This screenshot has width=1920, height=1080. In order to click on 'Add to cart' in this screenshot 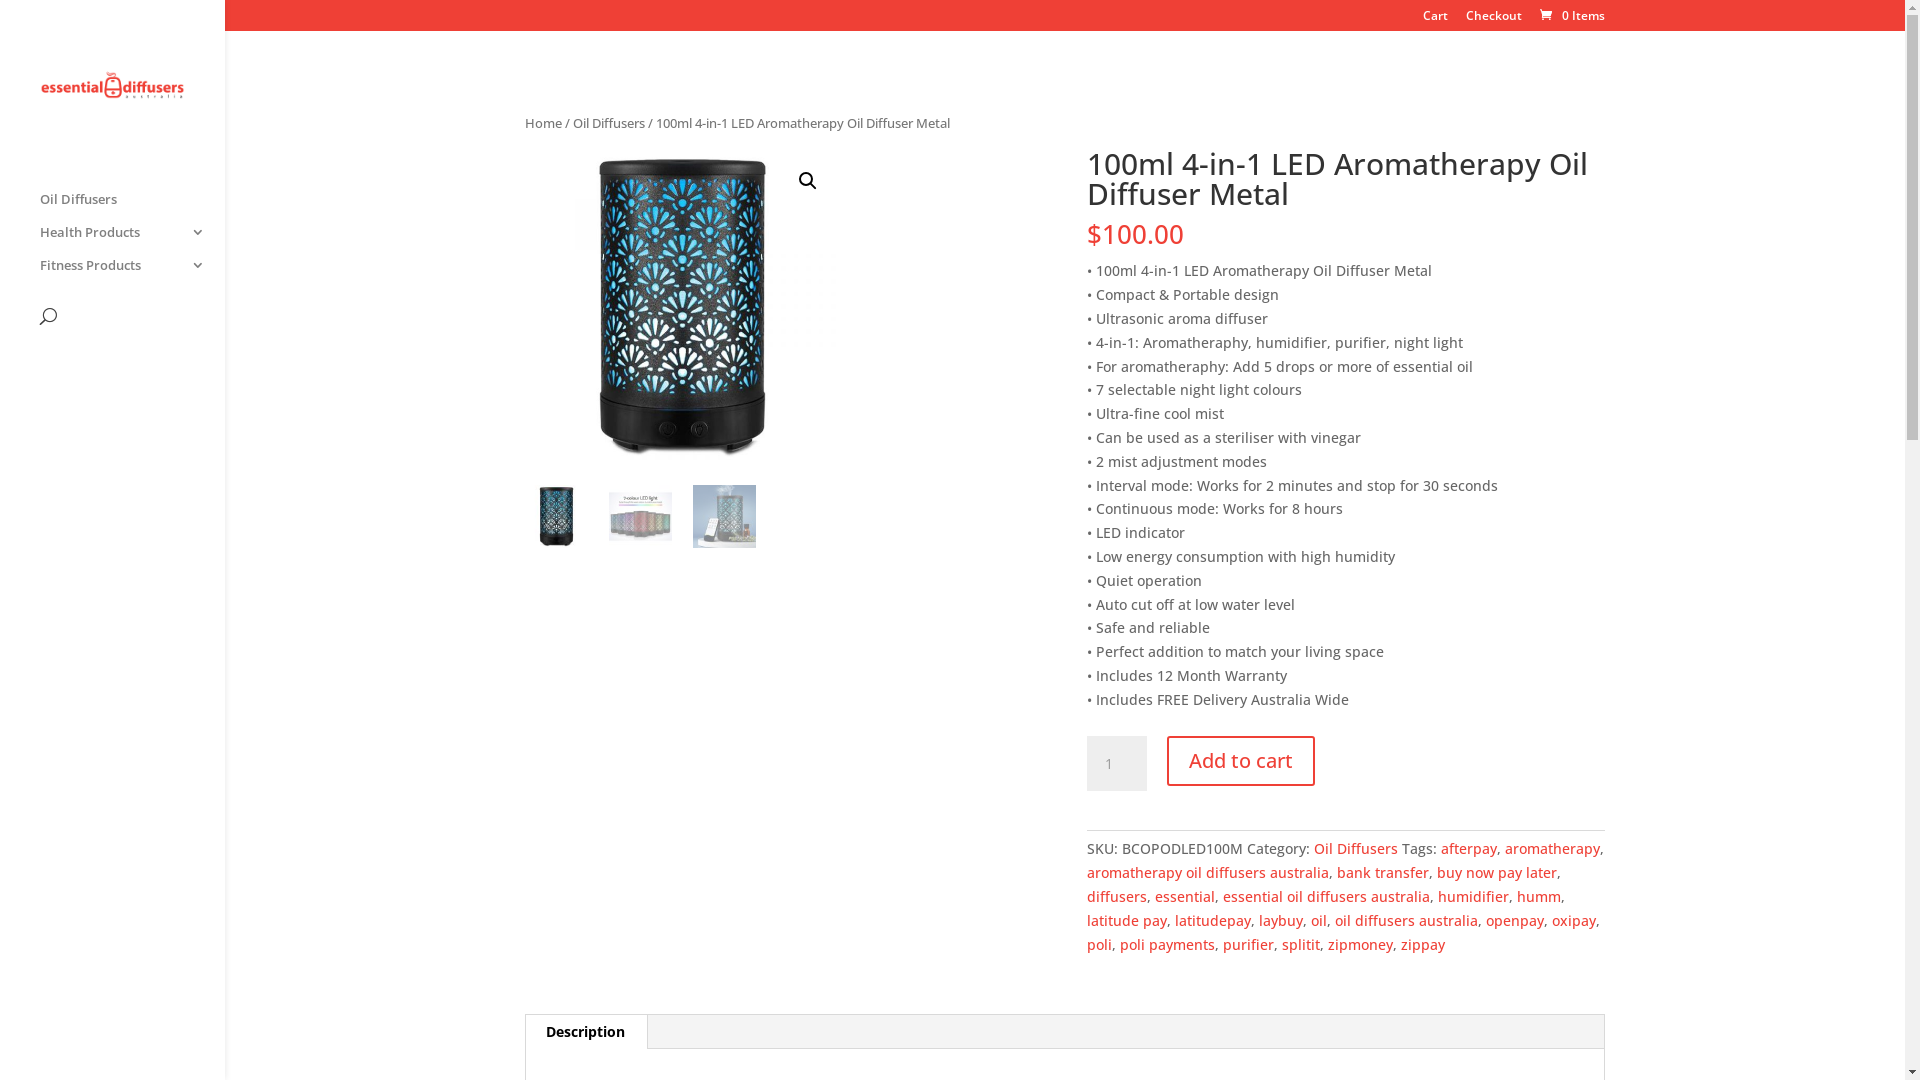, I will do `click(1240, 760)`.